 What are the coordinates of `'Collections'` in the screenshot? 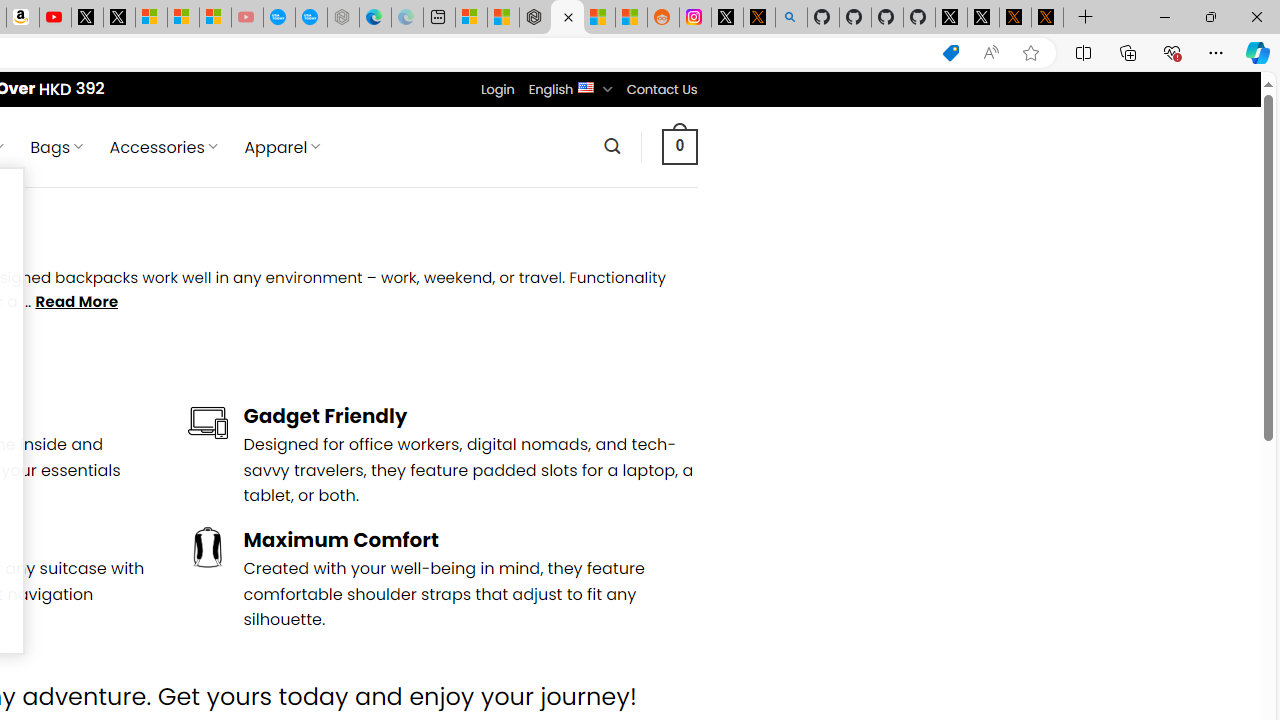 It's located at (1128, 51).